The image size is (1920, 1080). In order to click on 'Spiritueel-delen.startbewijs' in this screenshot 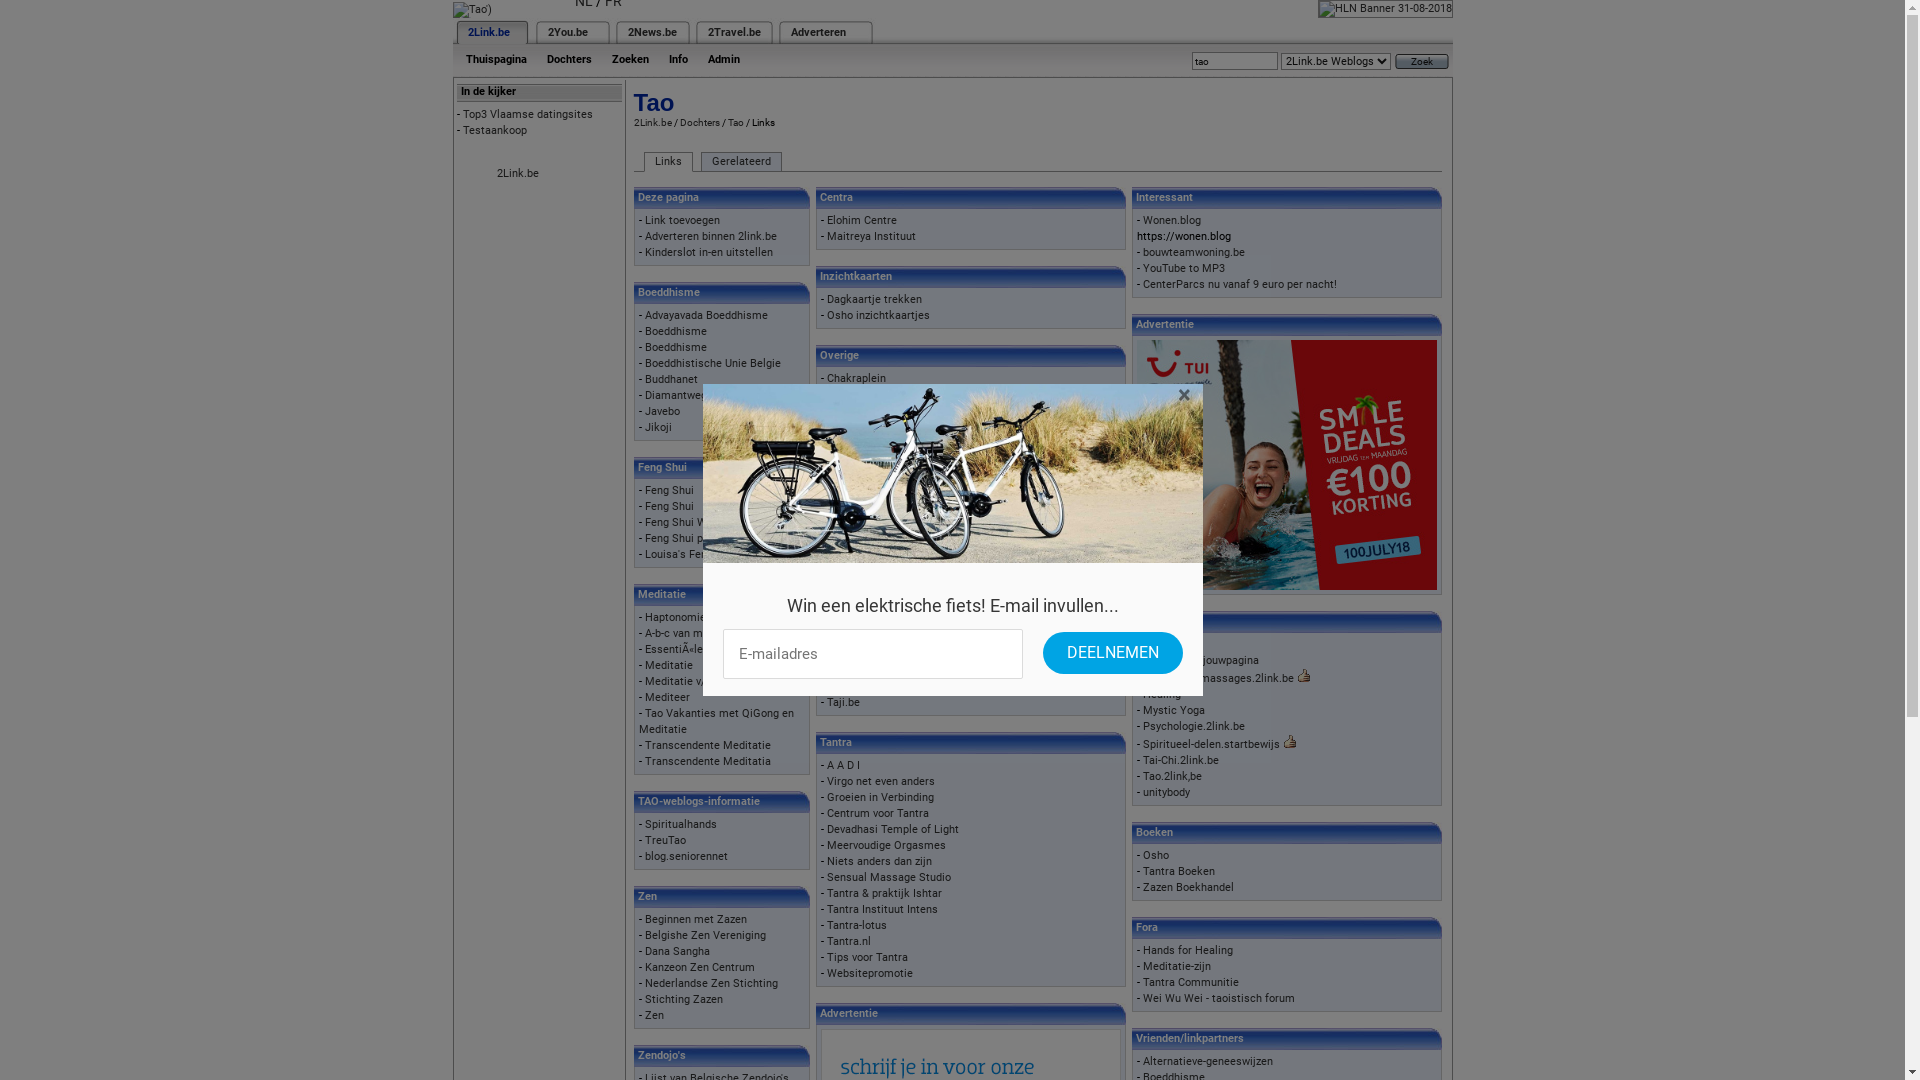, I will do `click(1209, 744)`.